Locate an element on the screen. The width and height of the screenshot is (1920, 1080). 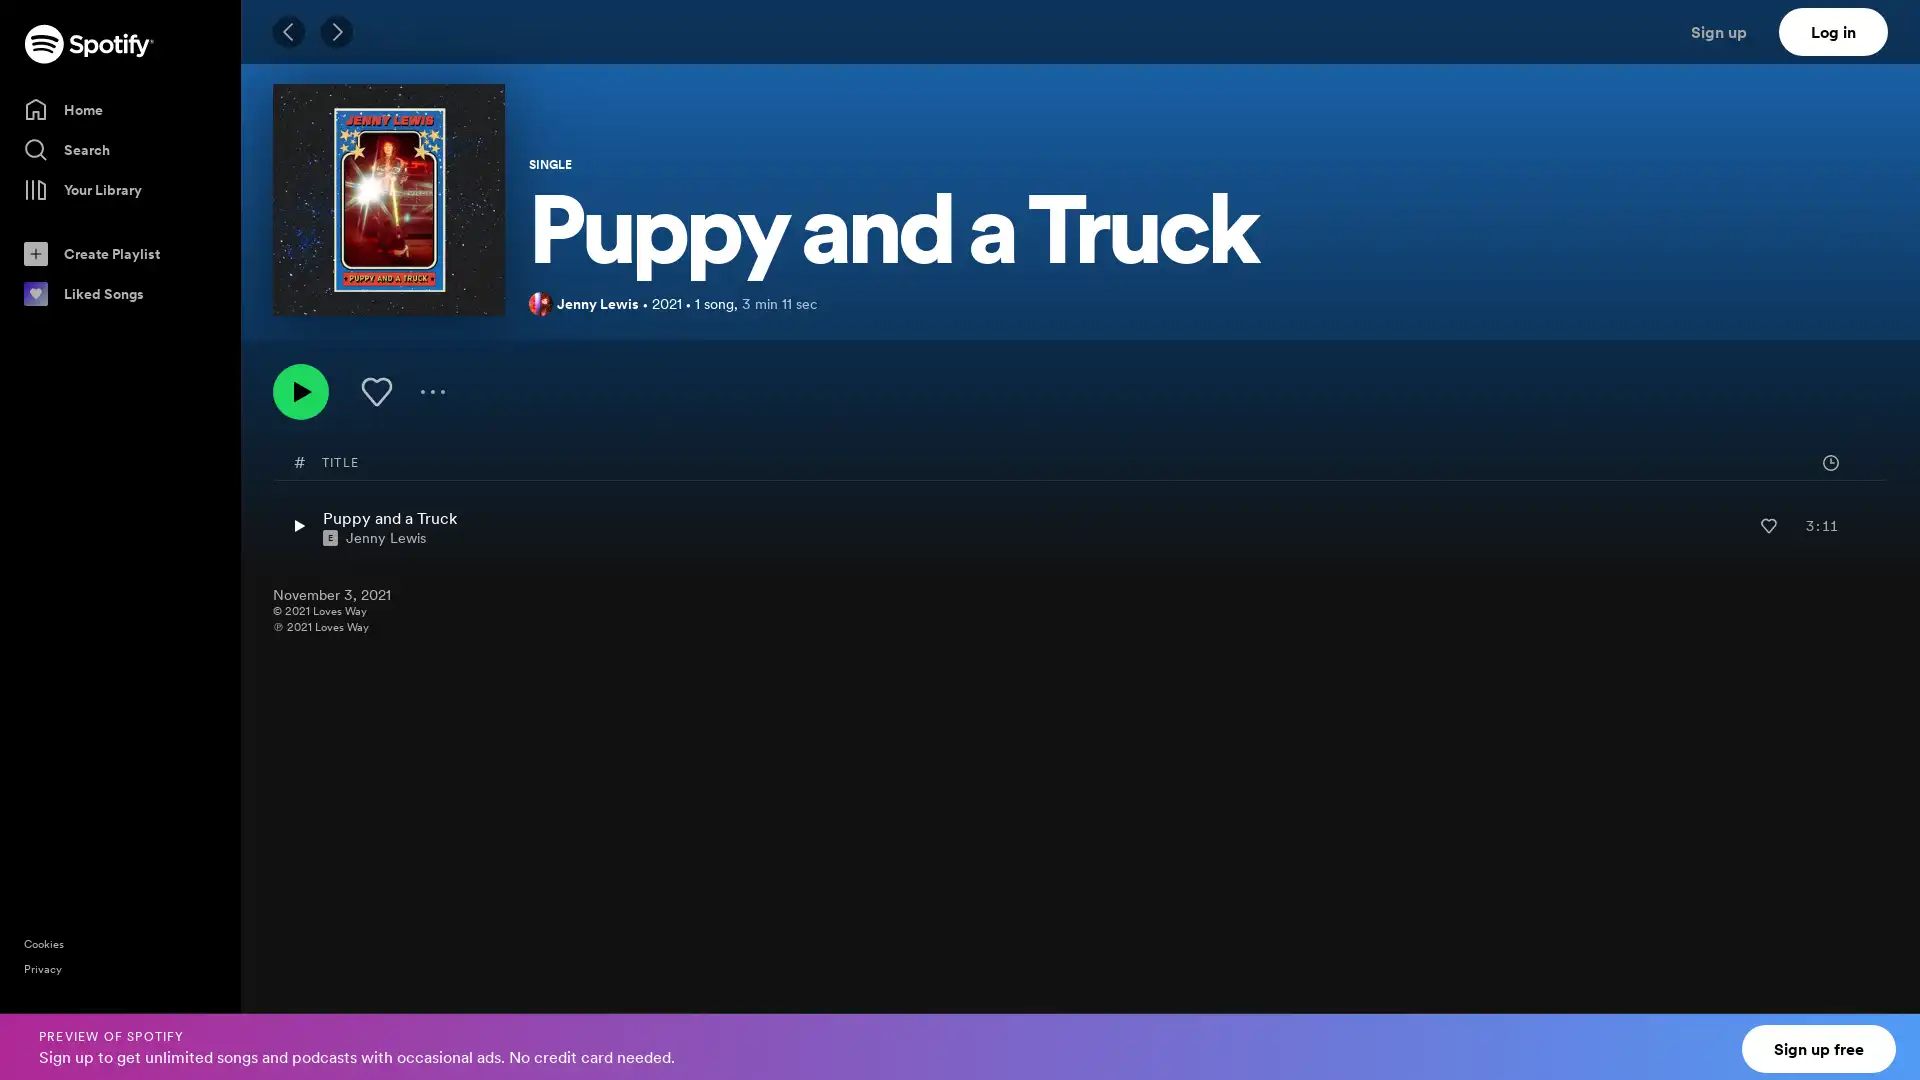
Play Puppy and a Truck by Jenny Lewis is located at coordinates (297, 524).